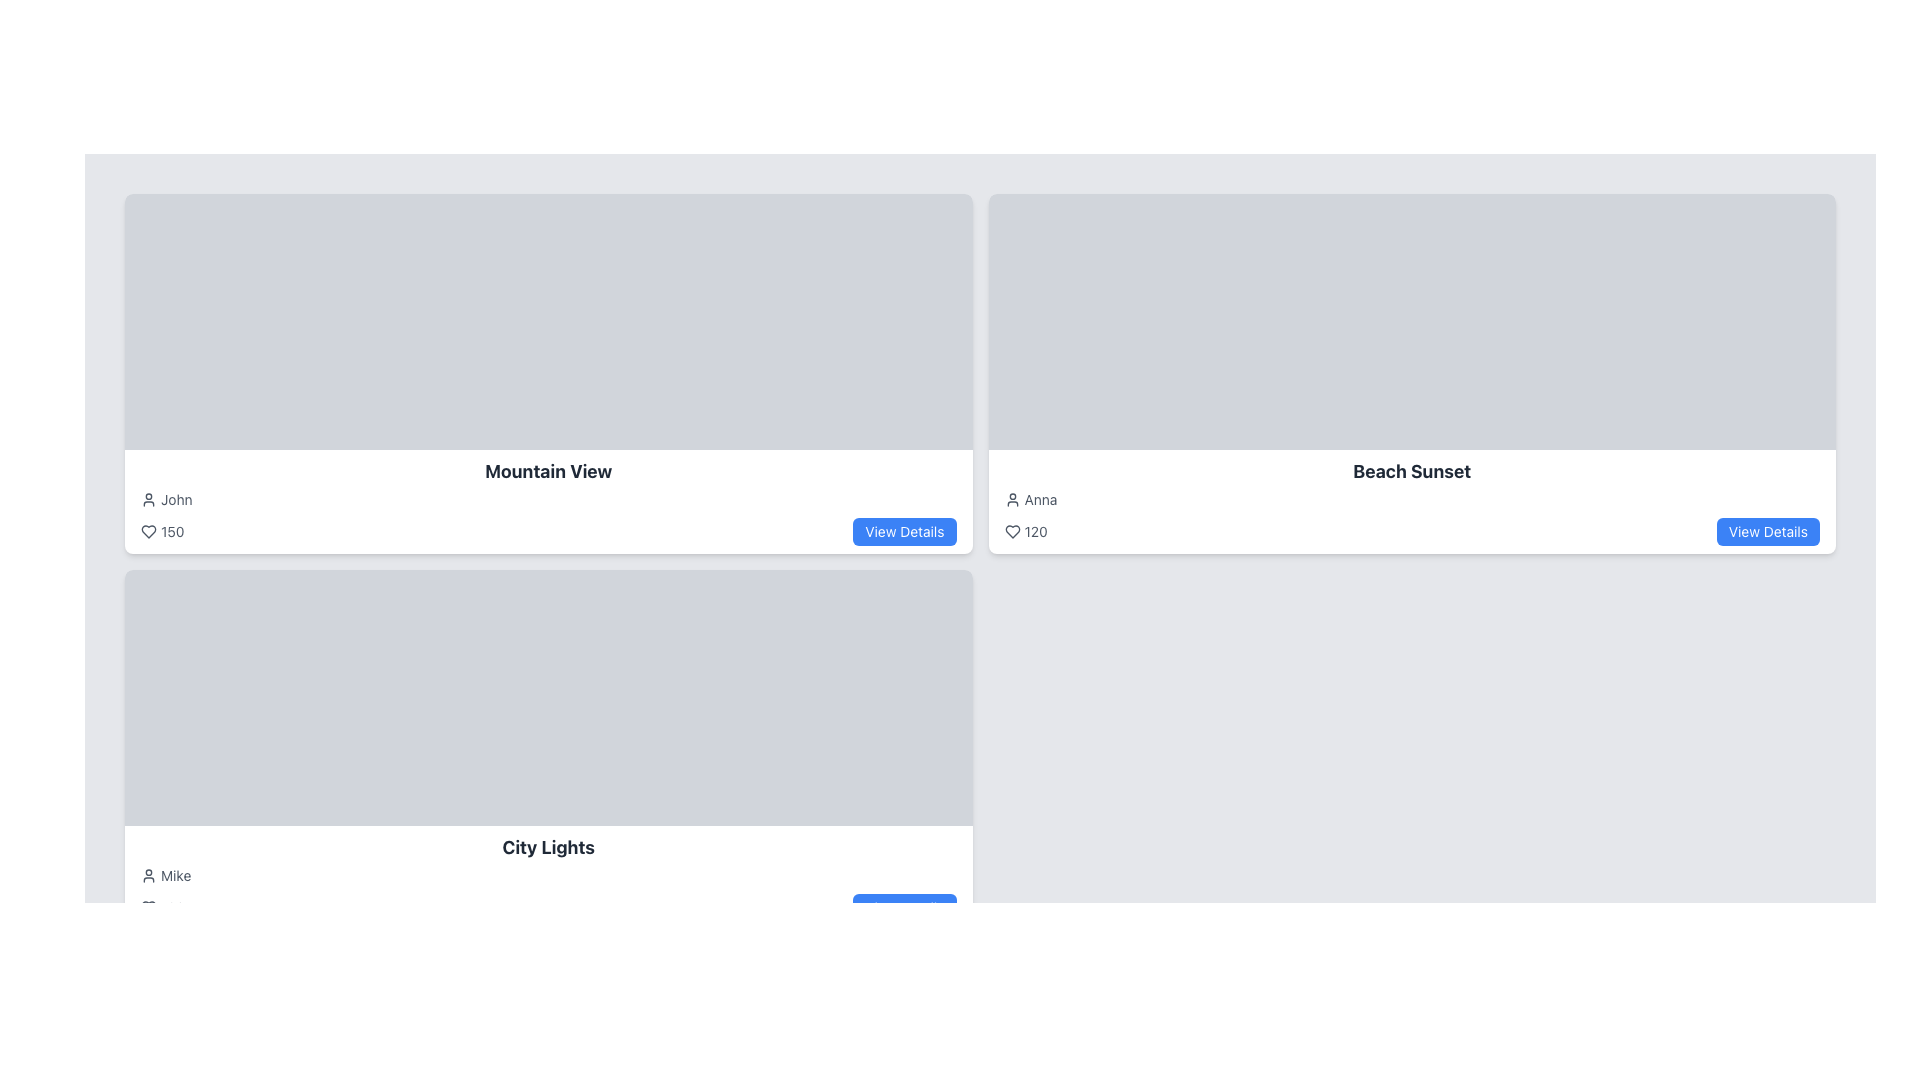 The height and width of the screenshot is (1080, 1920). What do you see at coordinates (1768, 531) in the screenshot?
I see `the button located at the bottom right corner of the card layout` at bounding box center [1768, 531].